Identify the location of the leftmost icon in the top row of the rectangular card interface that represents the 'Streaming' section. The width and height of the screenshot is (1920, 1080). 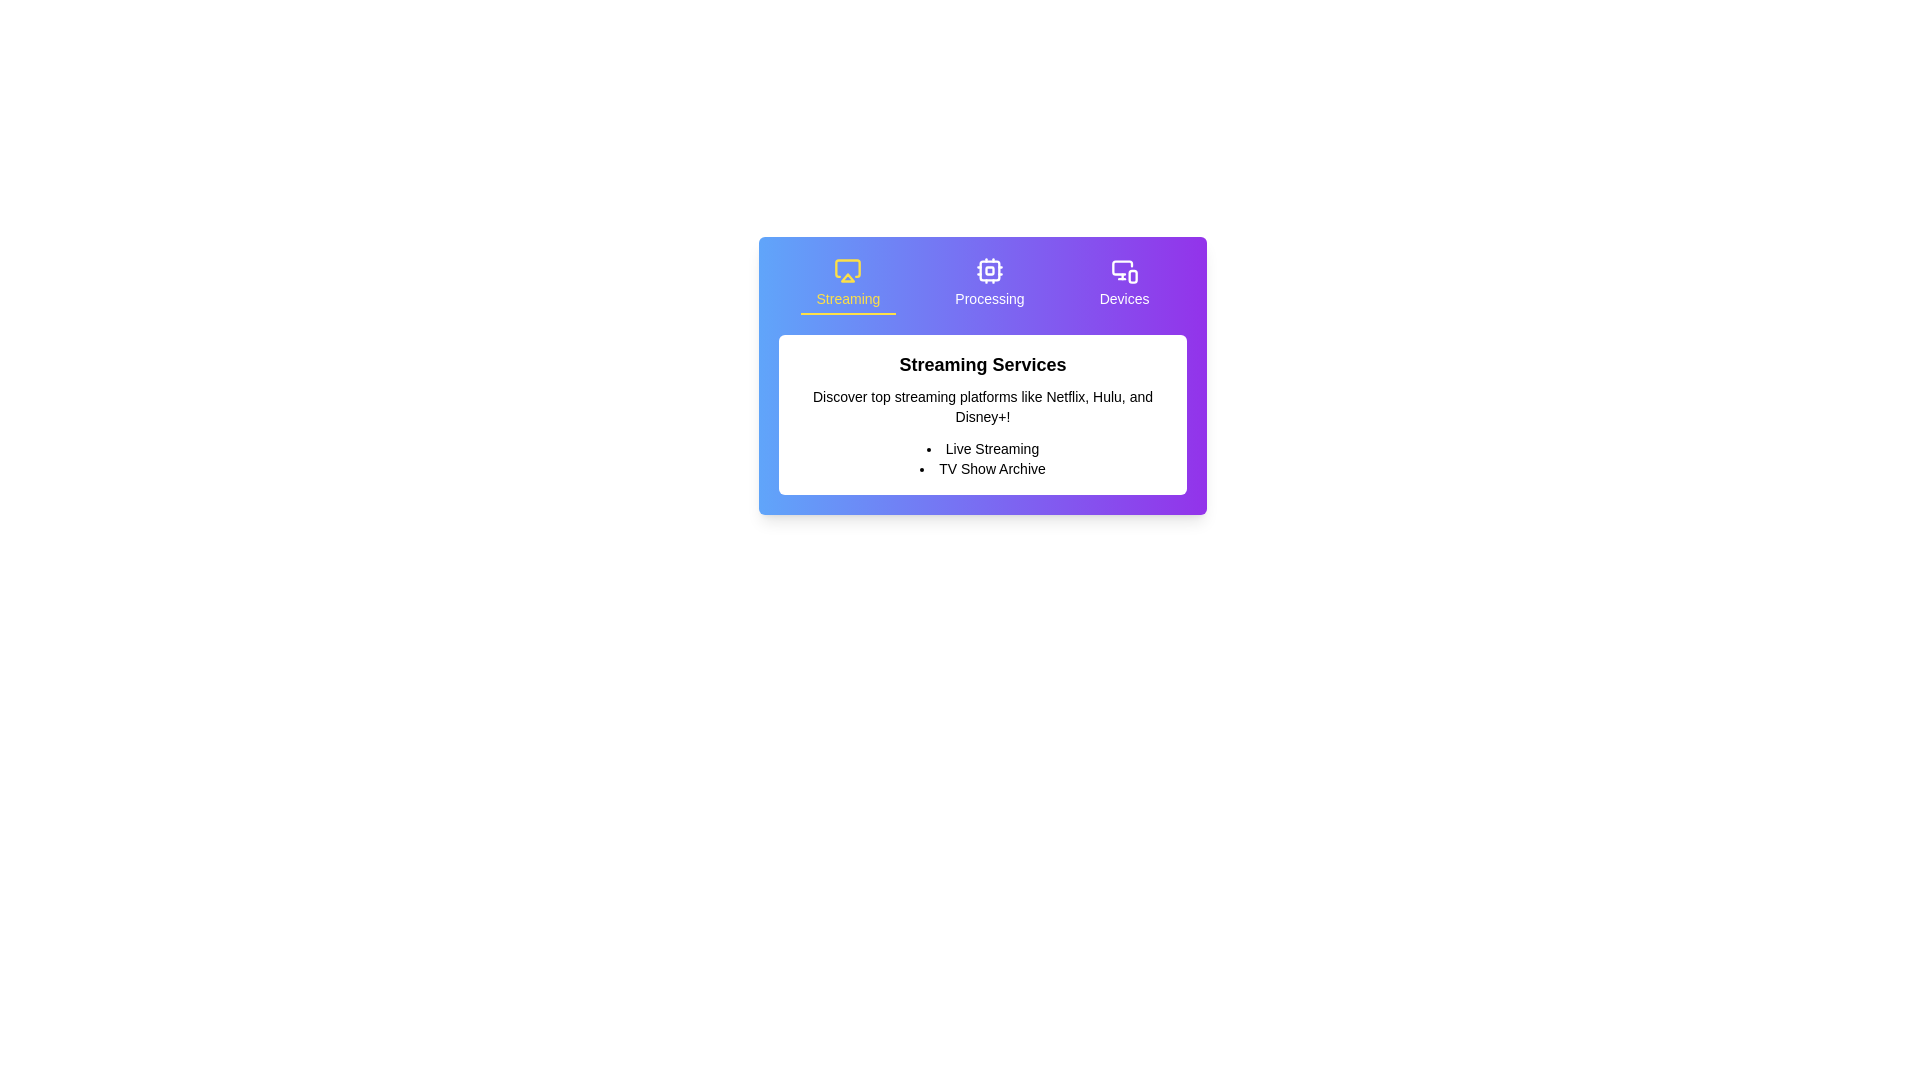
(848, 270).